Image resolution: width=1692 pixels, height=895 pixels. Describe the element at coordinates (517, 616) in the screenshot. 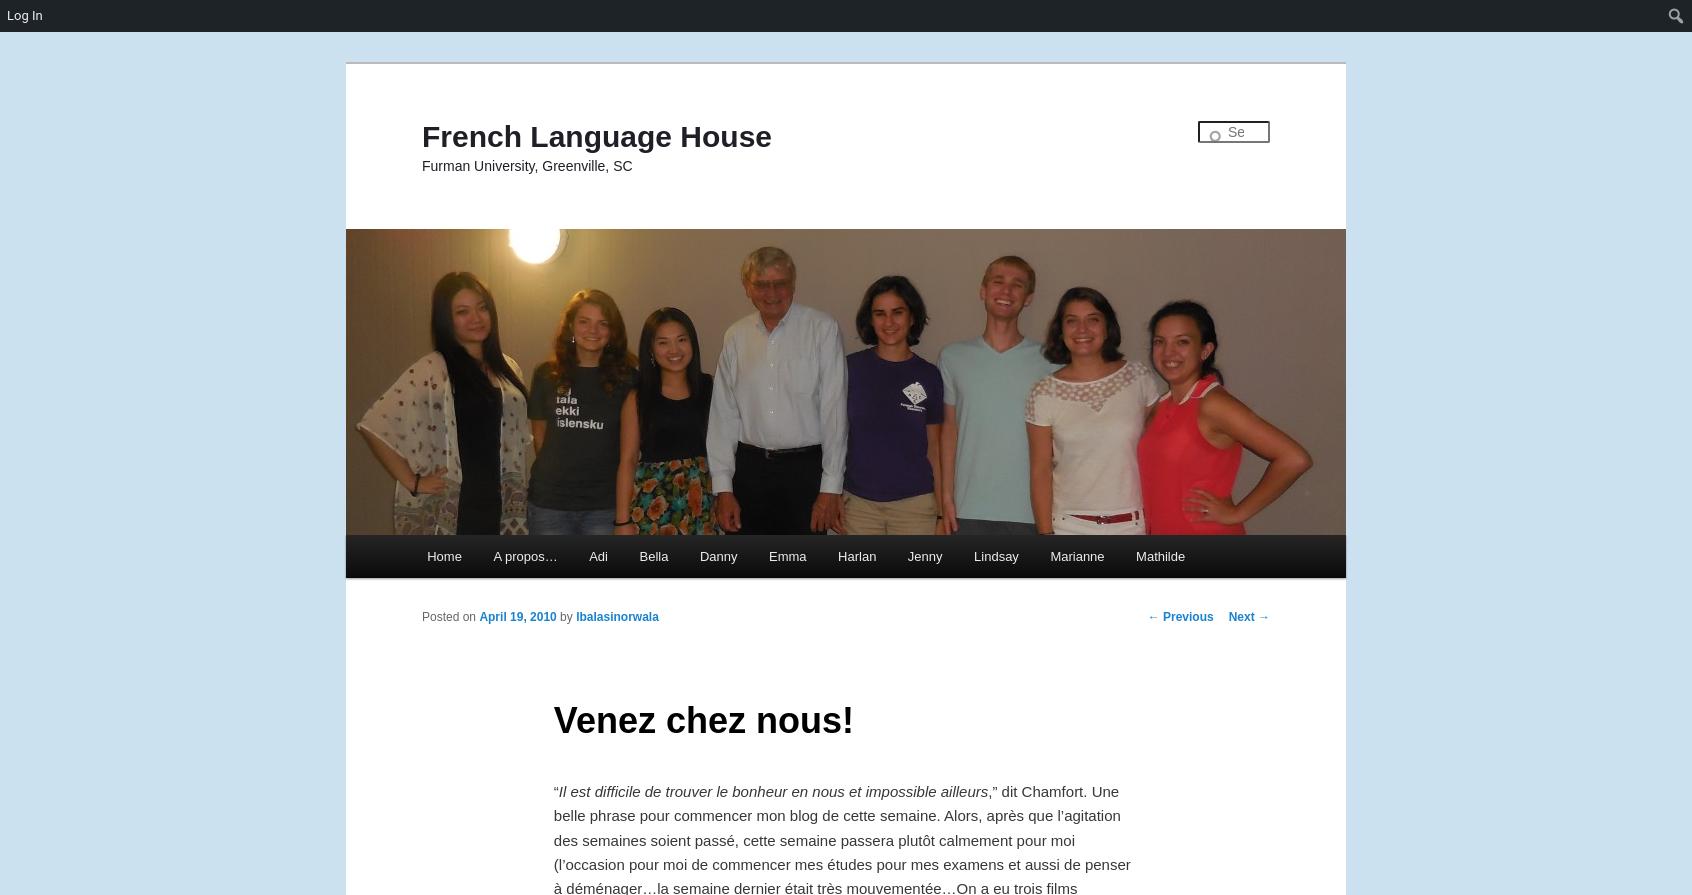

I see `'April 19, 2010'` at that location.